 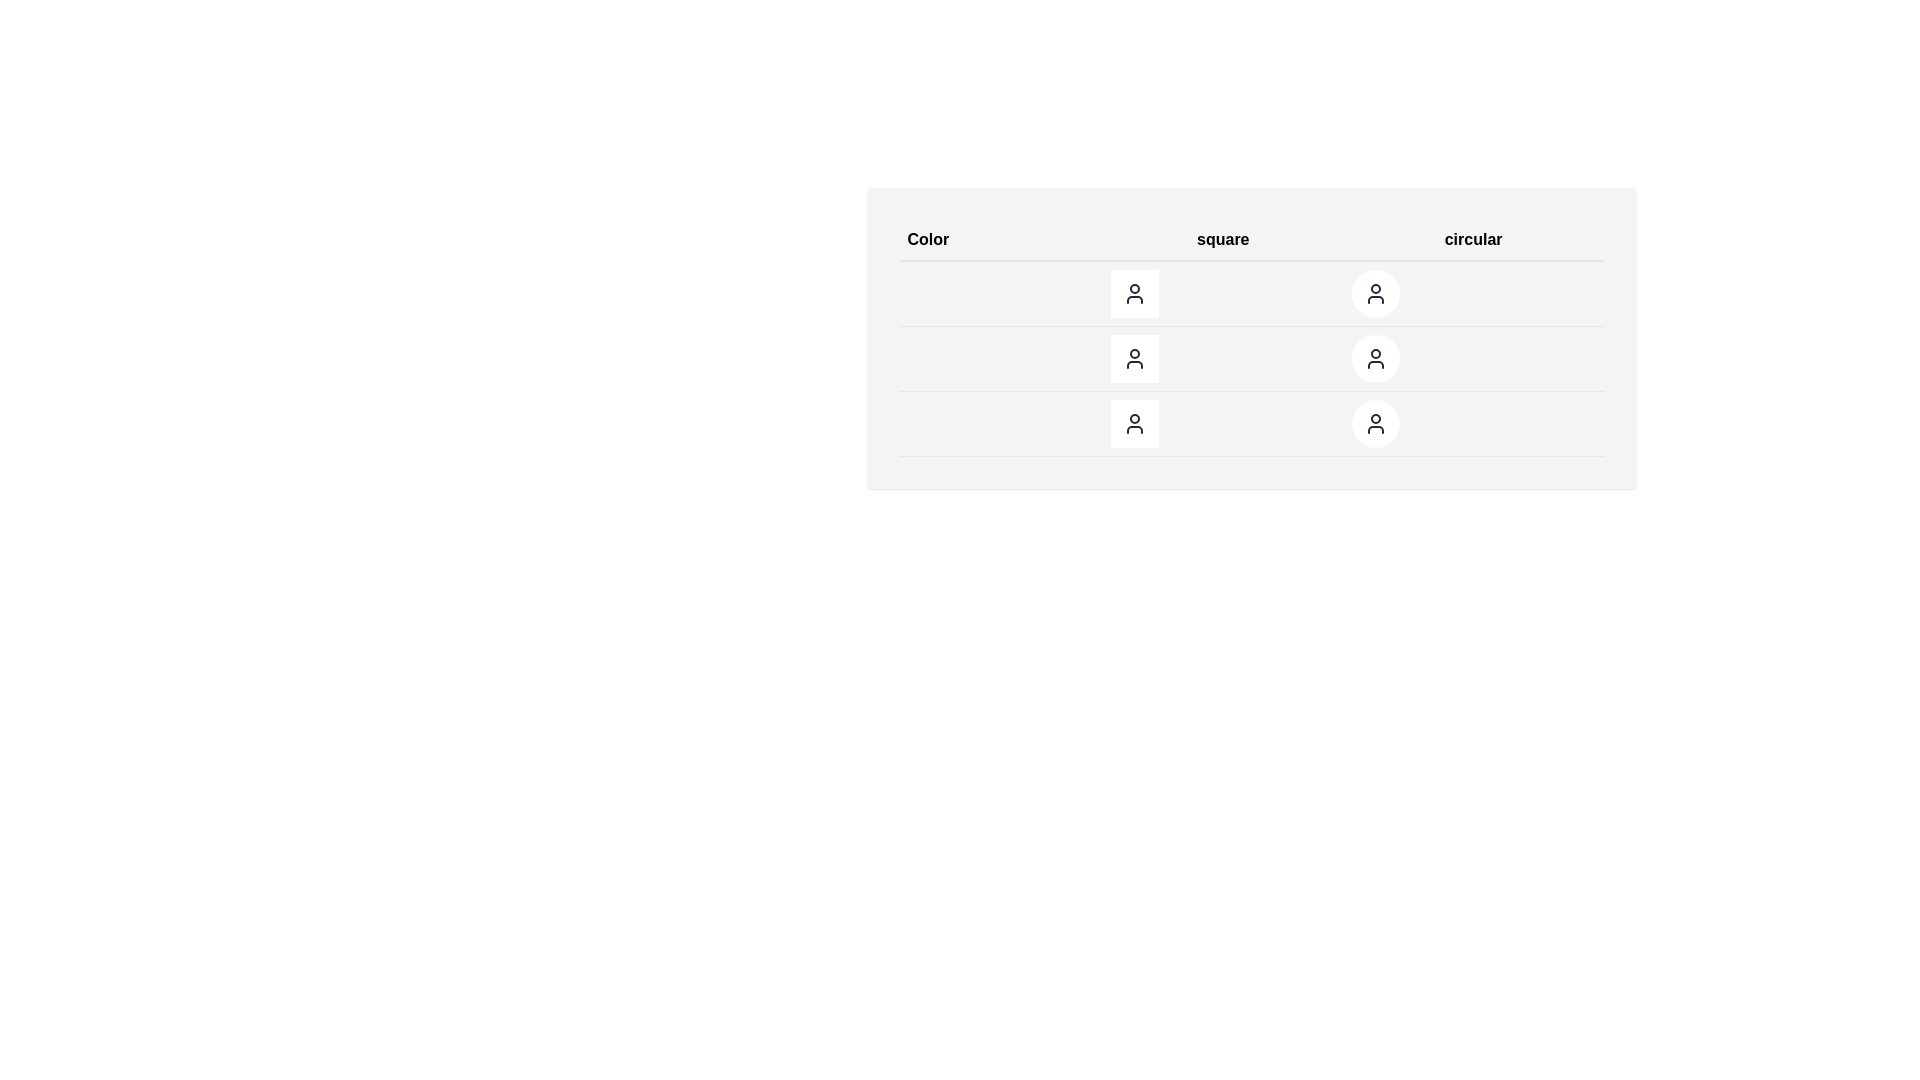 I want to click on the user-related action icon located in the second row of the 'square' column within the table layout, so click(x=1134, y=357).